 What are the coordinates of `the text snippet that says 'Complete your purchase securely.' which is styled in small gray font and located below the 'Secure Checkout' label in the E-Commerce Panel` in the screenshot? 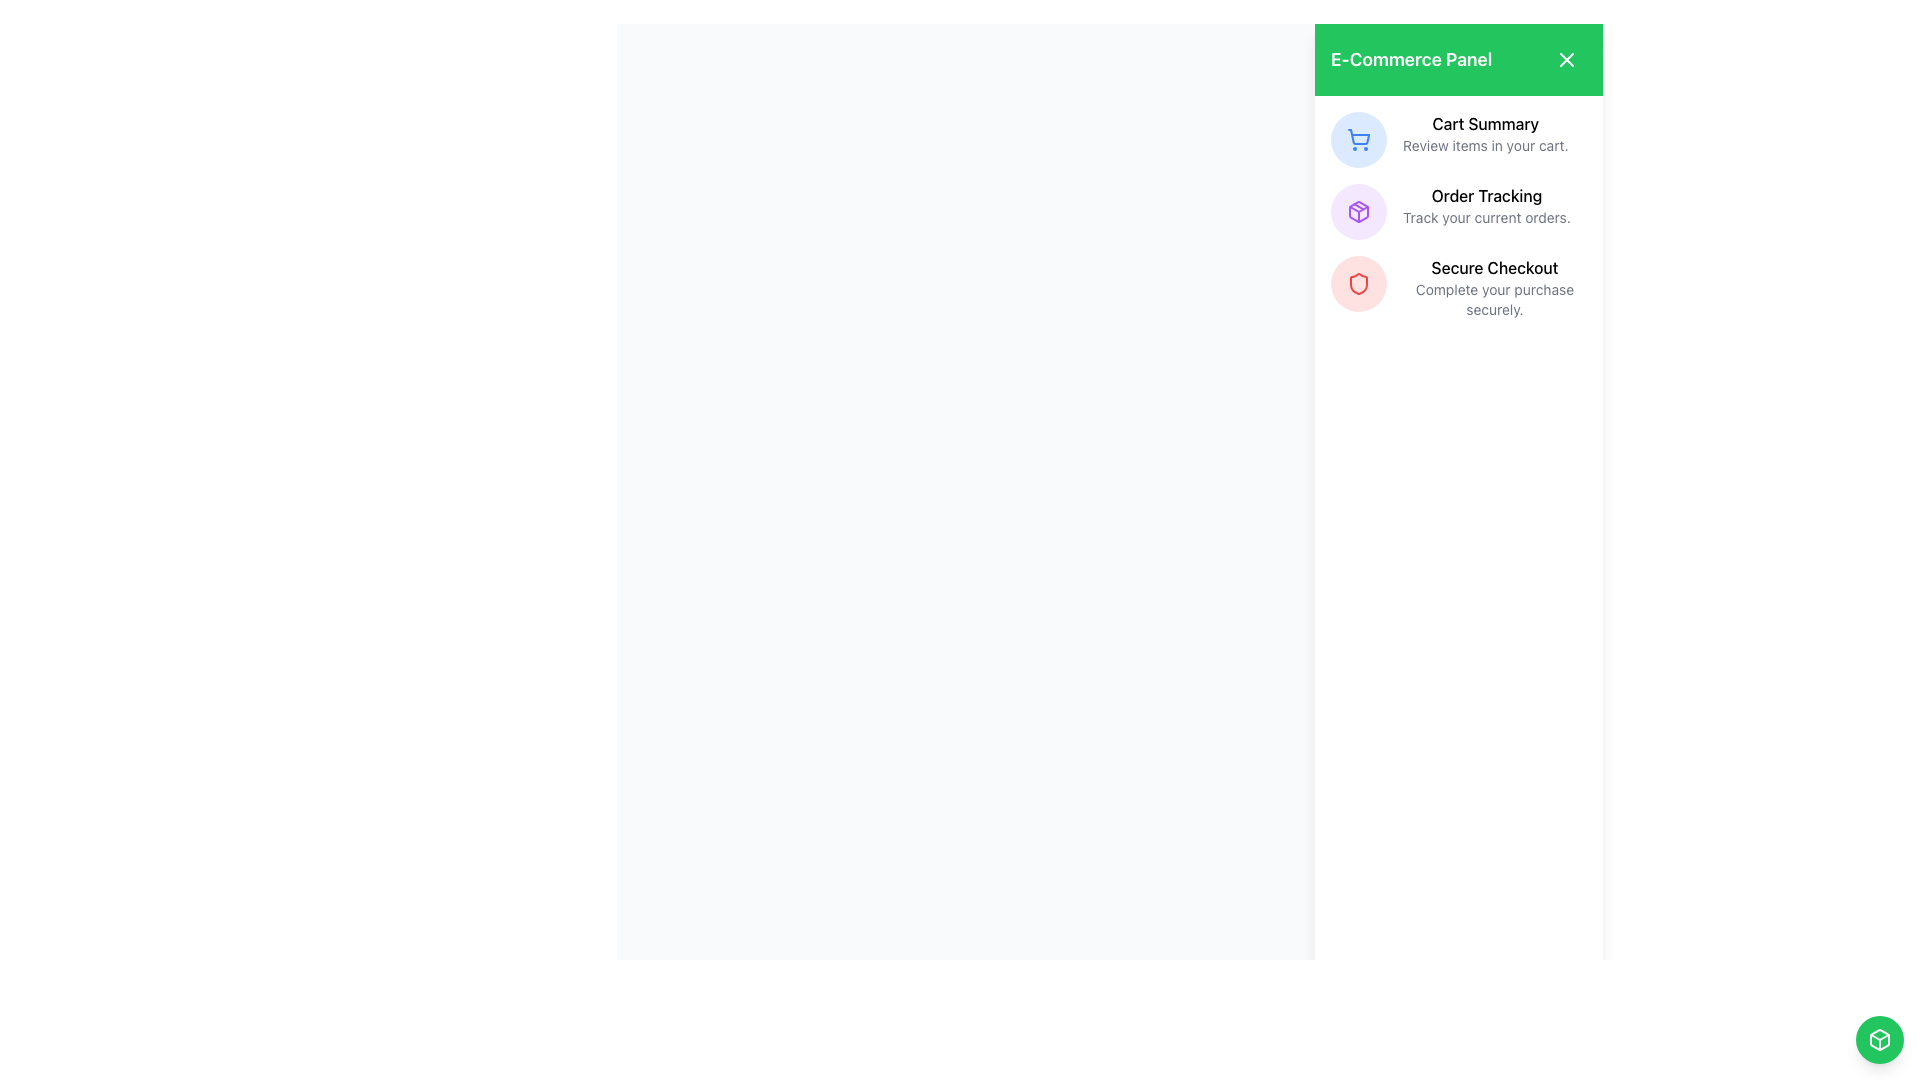 It's located at (1494, 300).